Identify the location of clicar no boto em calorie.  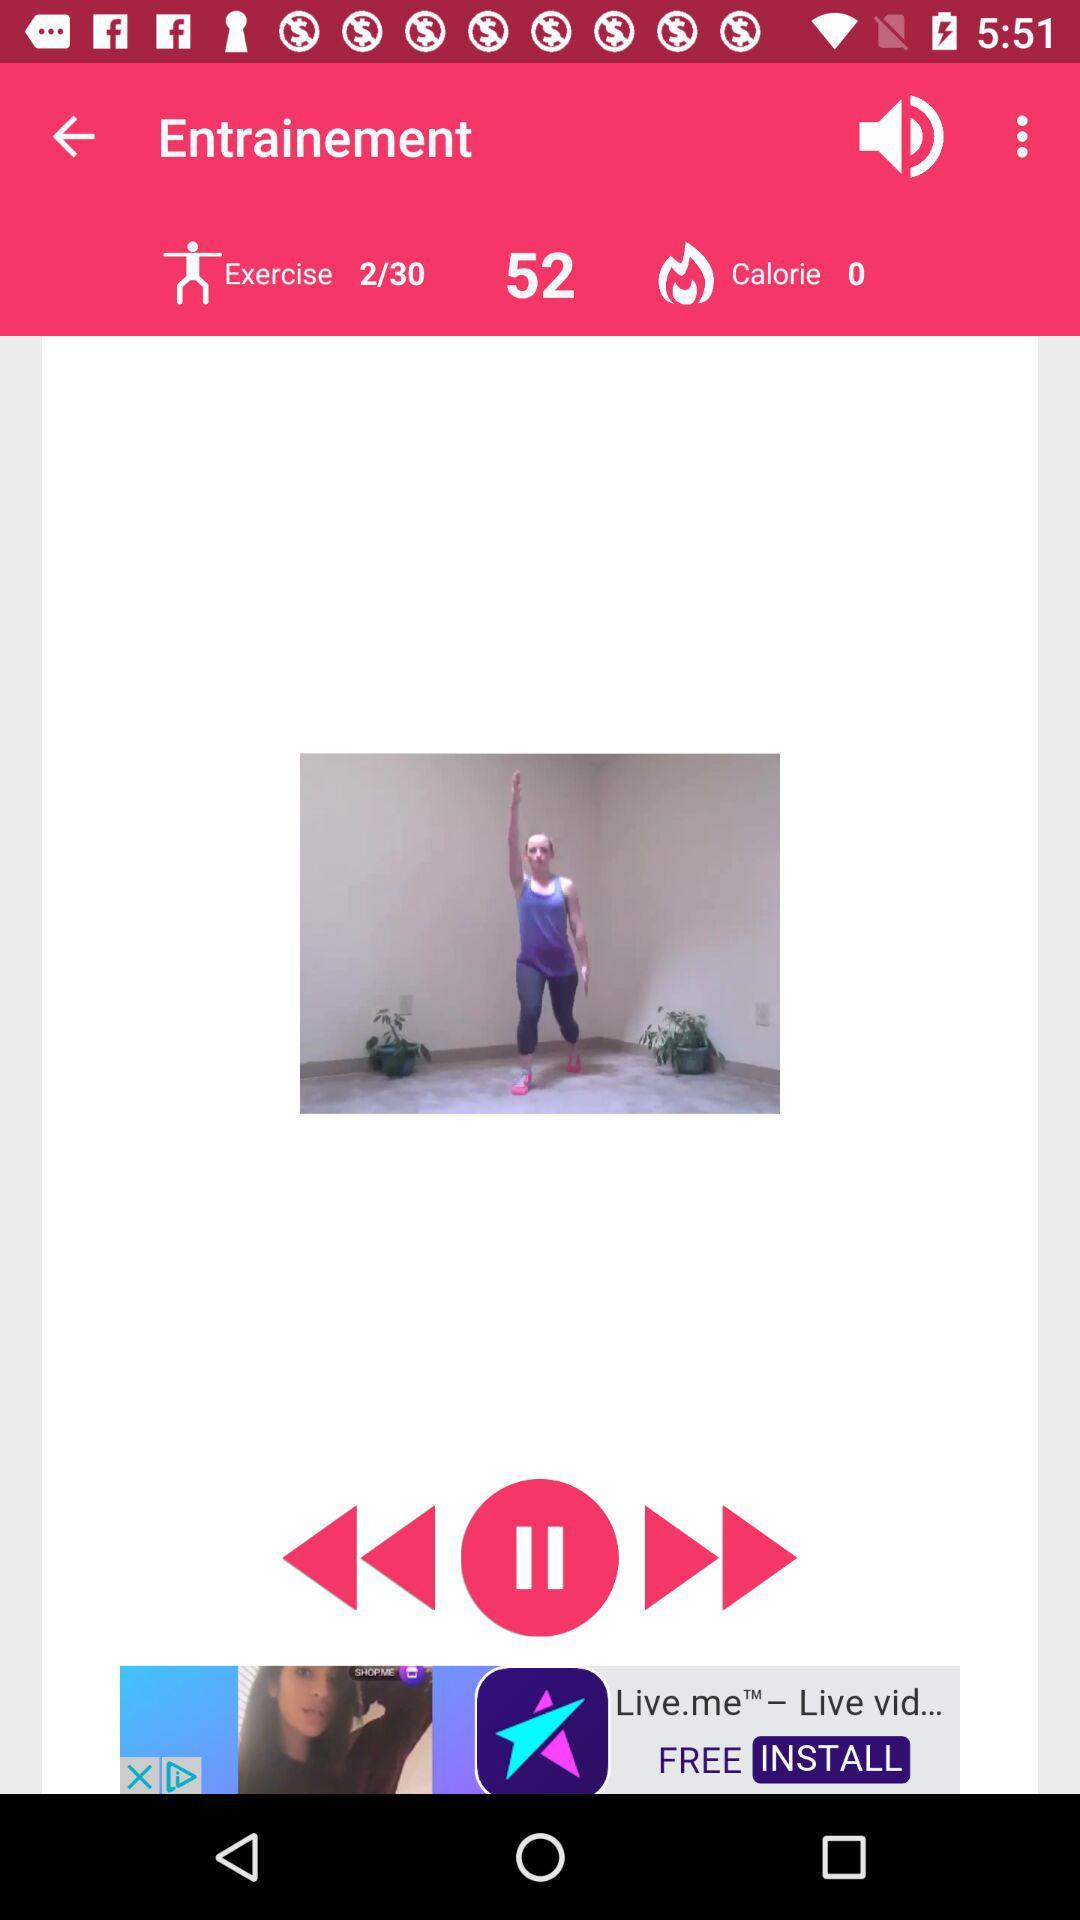
(685, 272).